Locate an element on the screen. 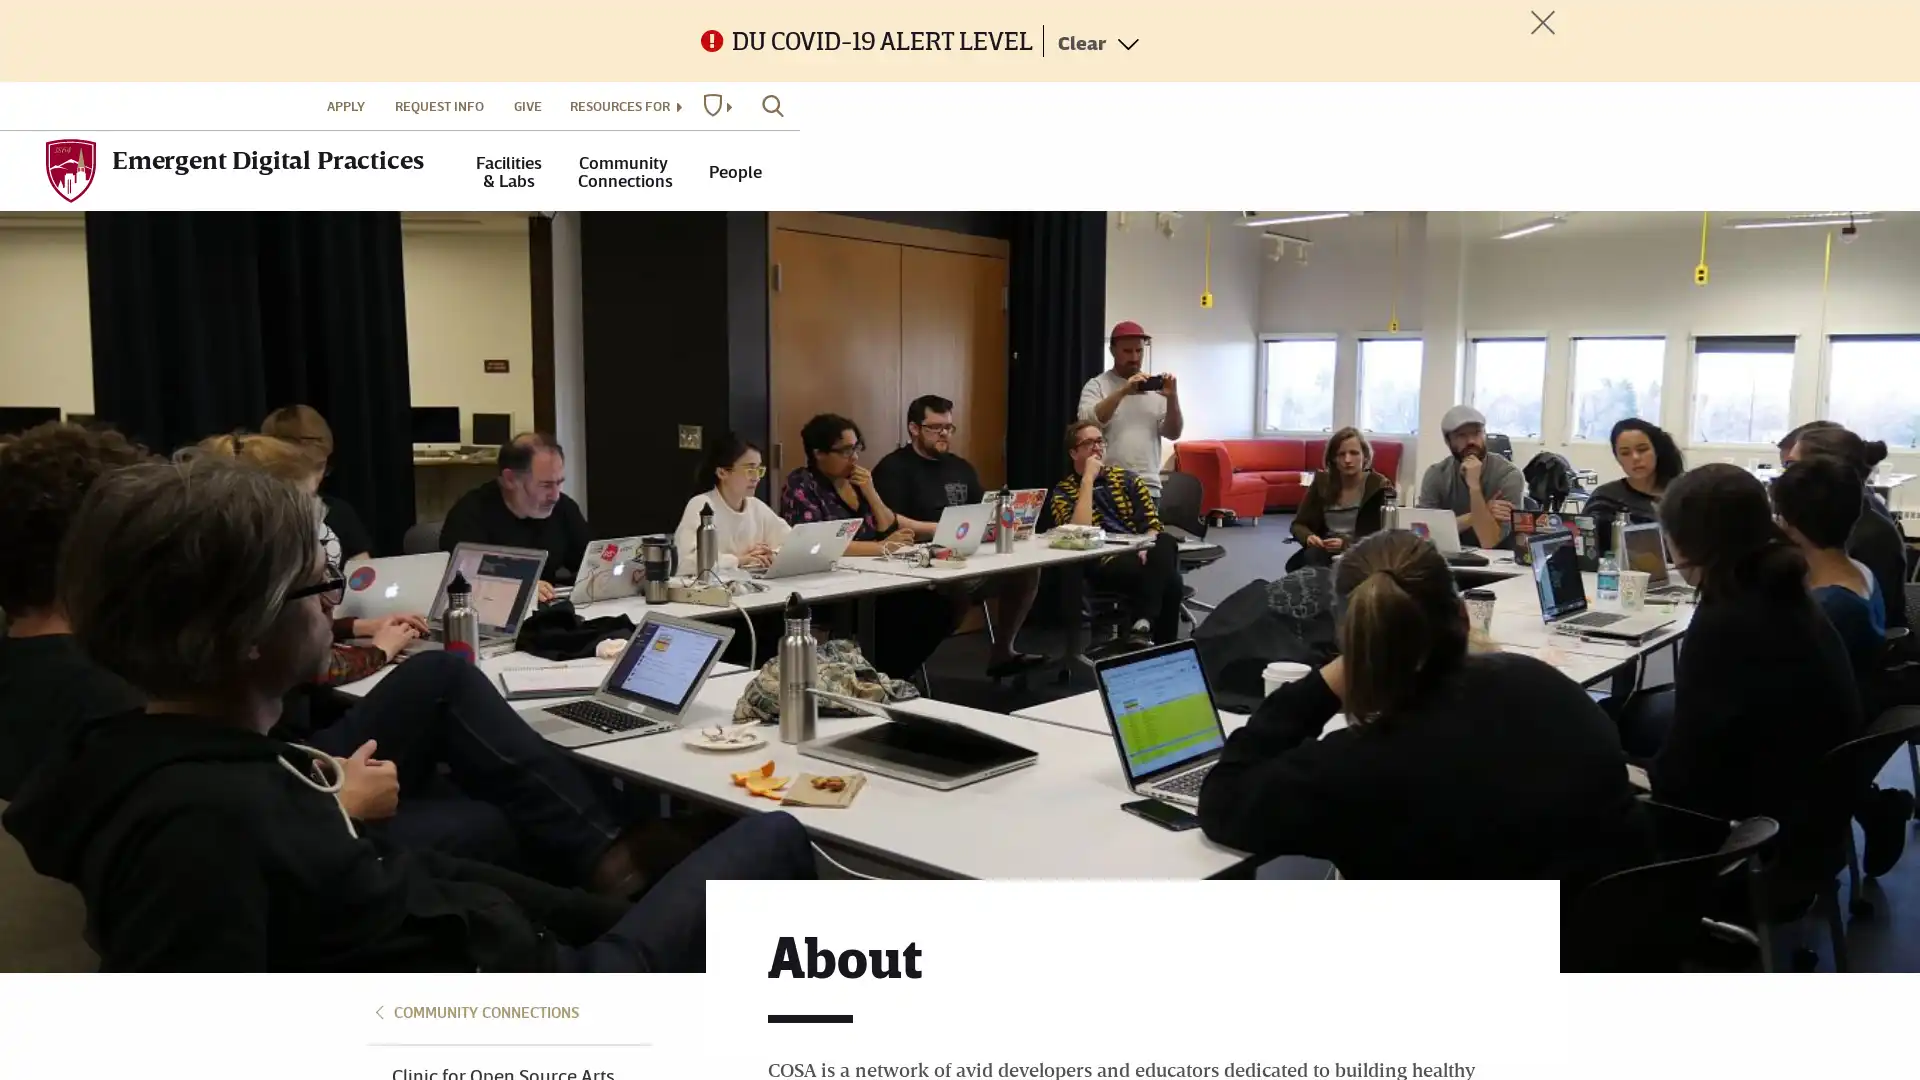  GIVE is located at coordinates (1287, 105).